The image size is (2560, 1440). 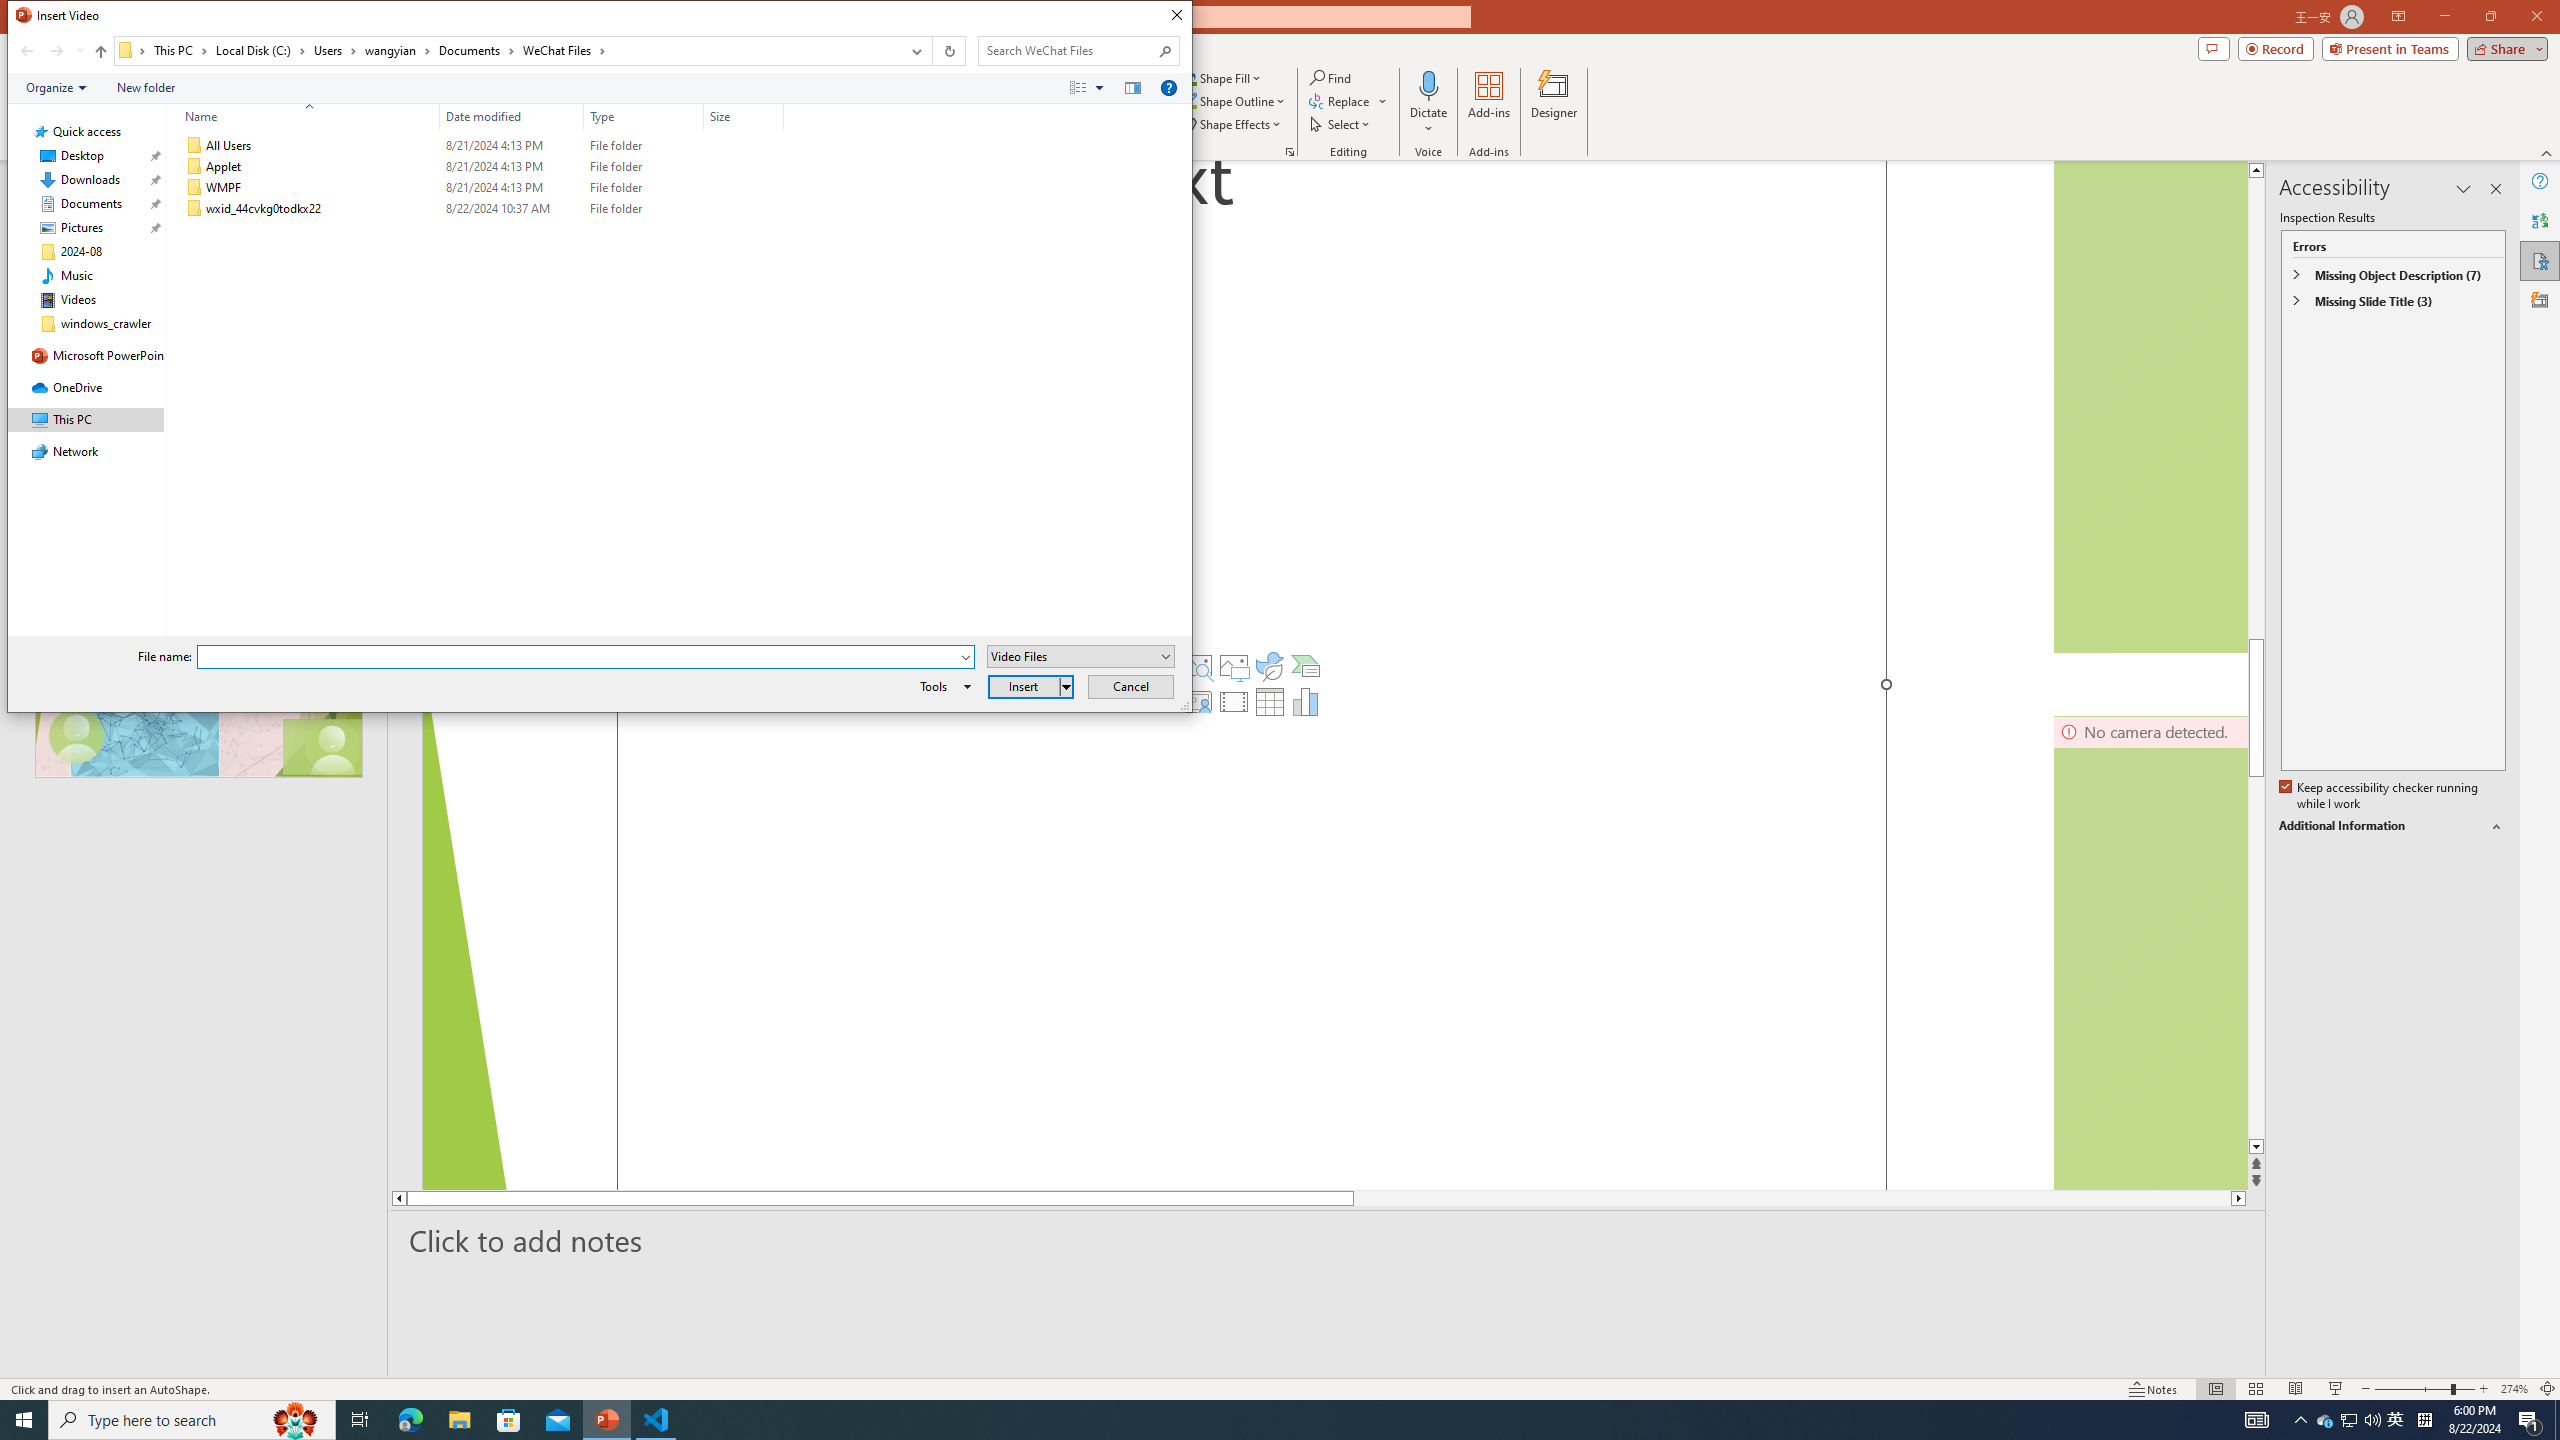 What do you see at coordinates (643, 115) in the screenshot?
I see `'Type'` at bounding box center [643, 115].